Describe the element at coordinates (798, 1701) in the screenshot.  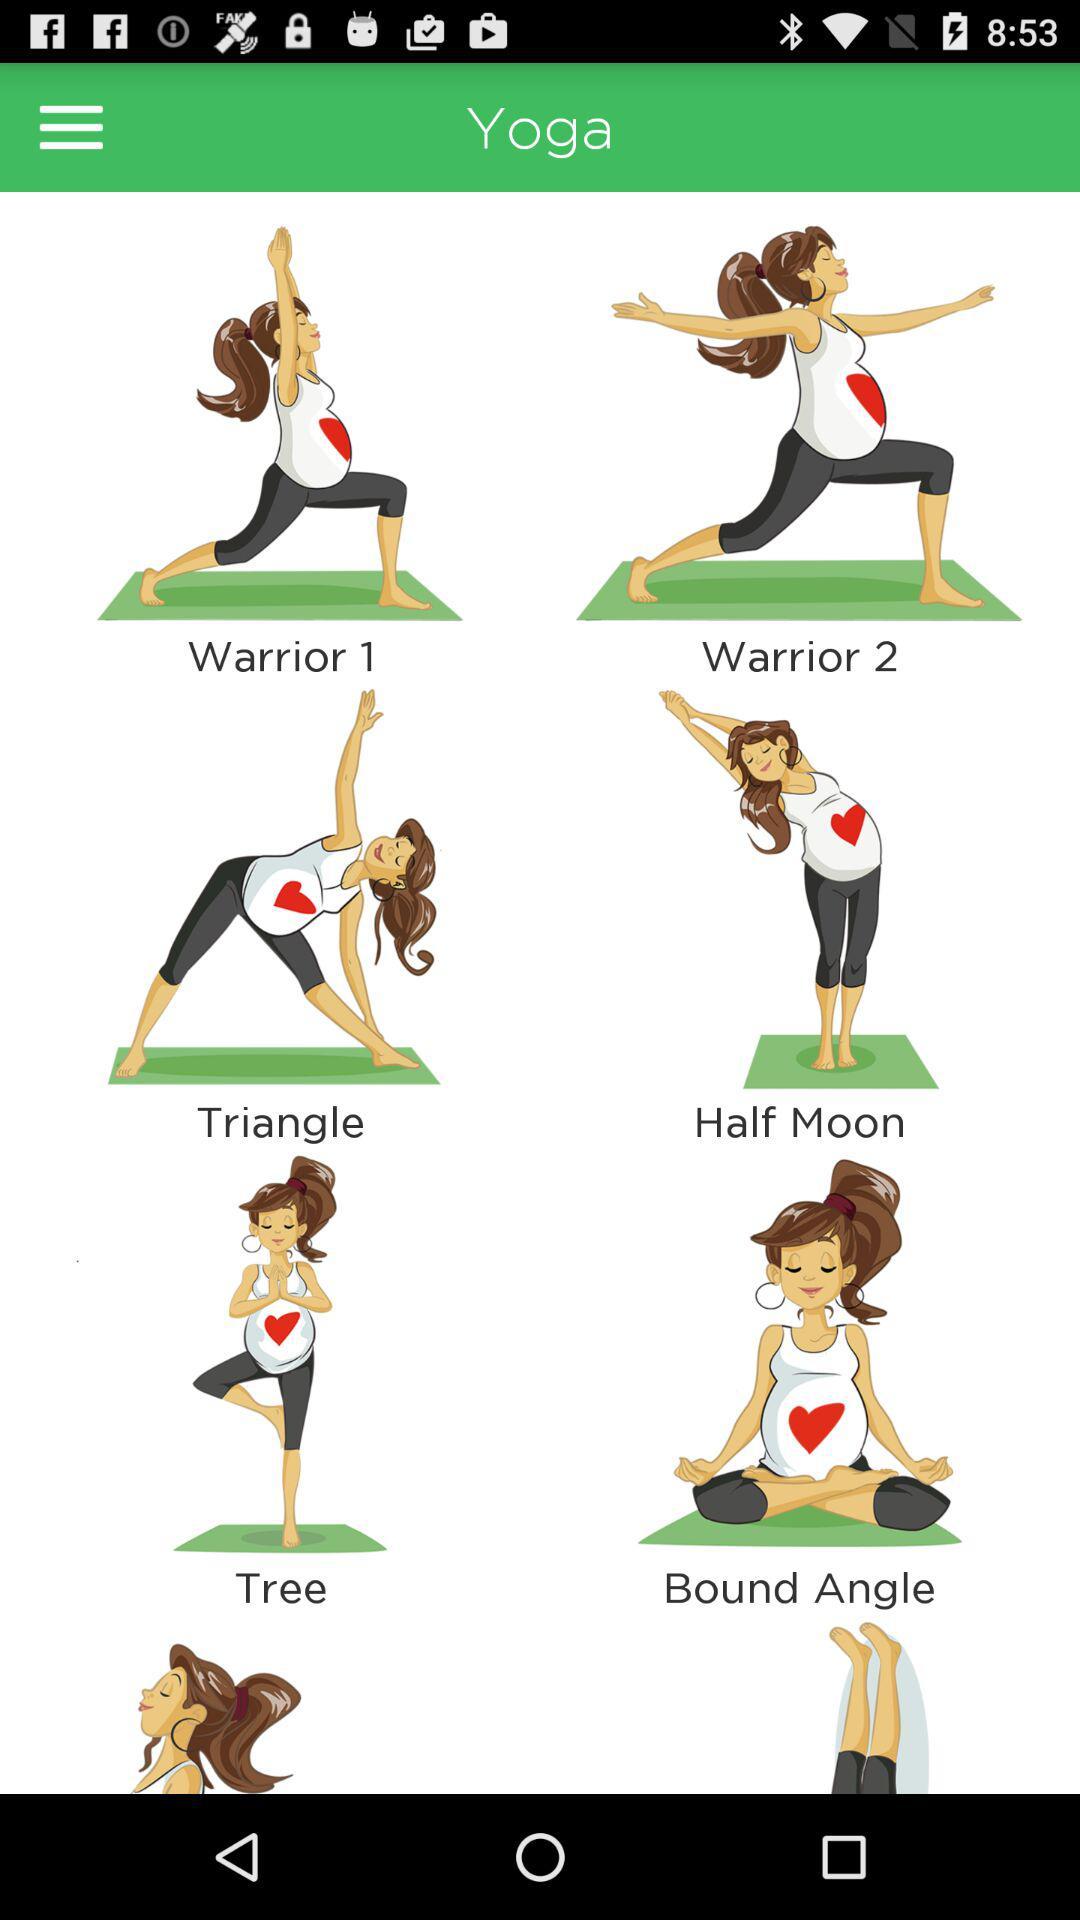
I see `the app next to tree` at that location.